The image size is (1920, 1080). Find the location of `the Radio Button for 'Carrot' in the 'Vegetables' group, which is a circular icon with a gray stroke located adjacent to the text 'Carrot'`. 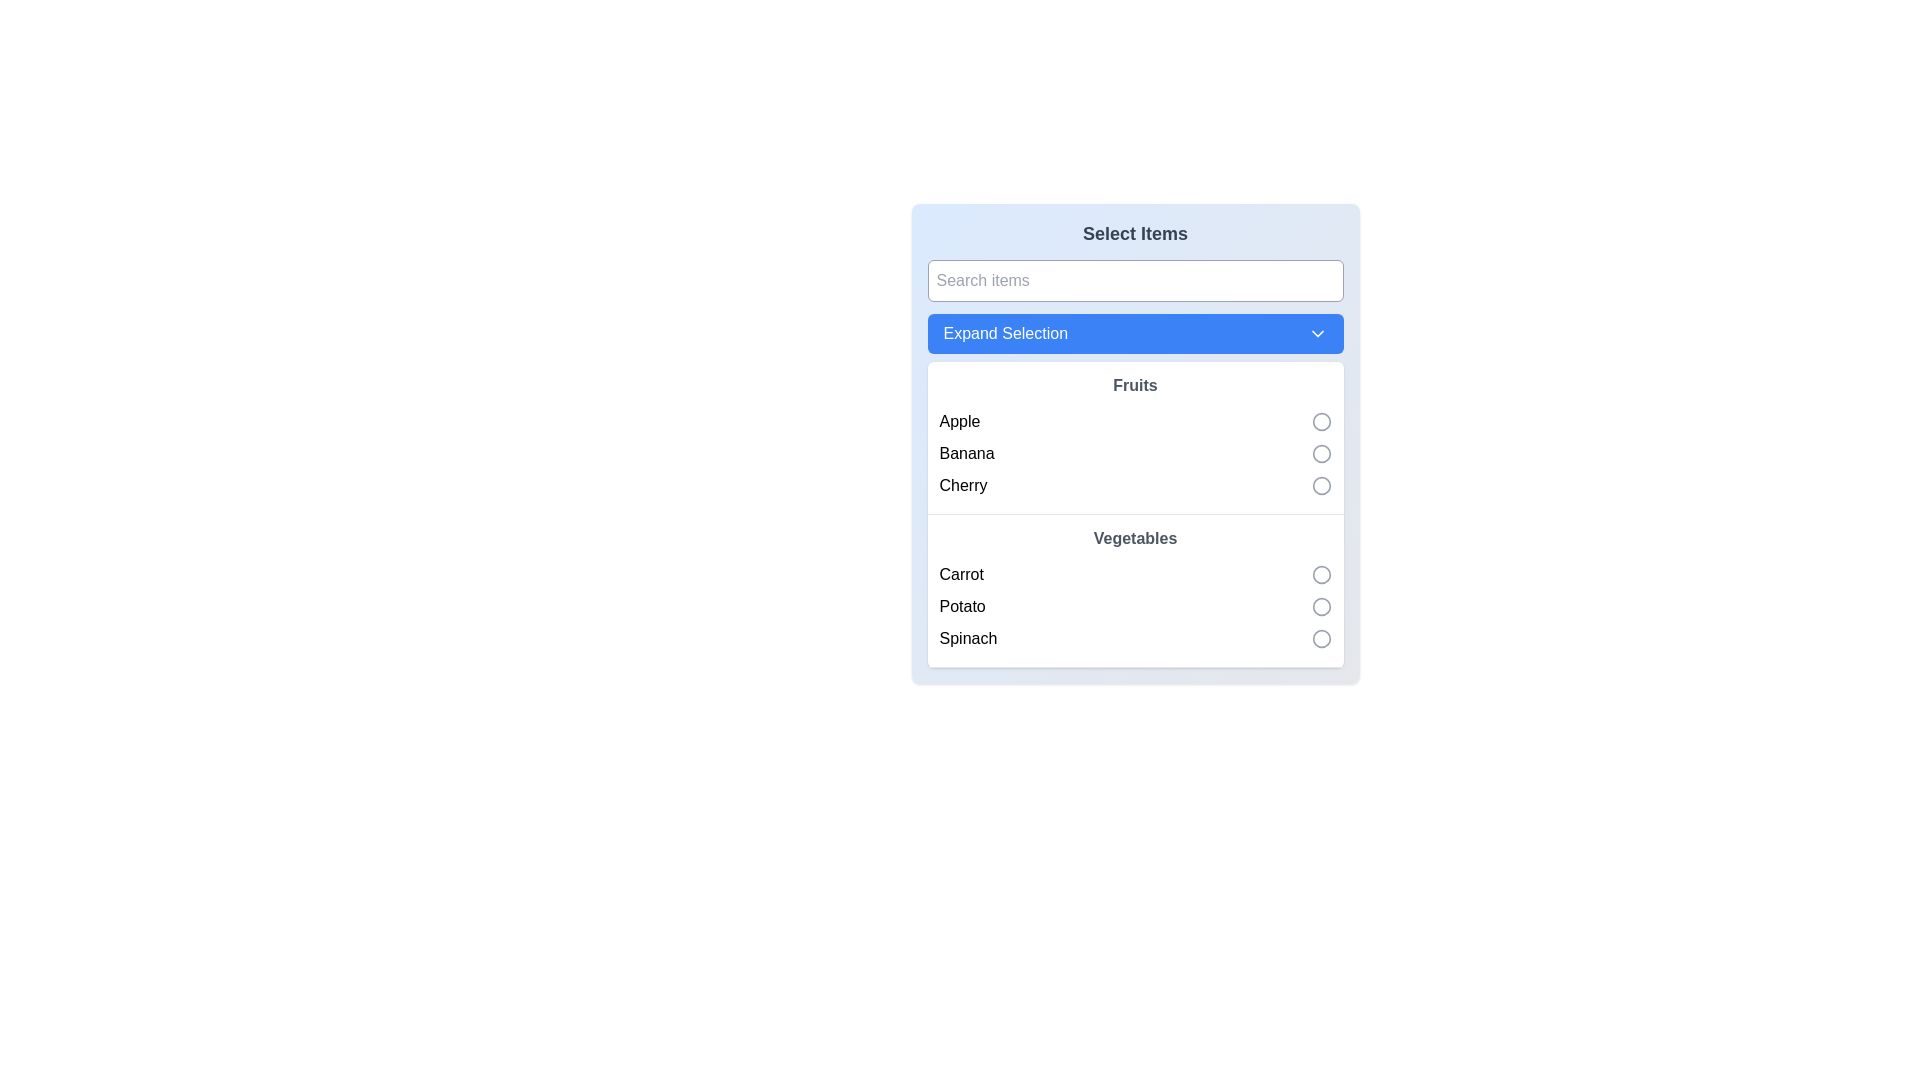

the Radio Button for 'Carrot' in the 'Vegetables' group, which is a circular icon with a gray stroke located adjacent to the text 'Carrot' is located at coordinates (1321, 574).